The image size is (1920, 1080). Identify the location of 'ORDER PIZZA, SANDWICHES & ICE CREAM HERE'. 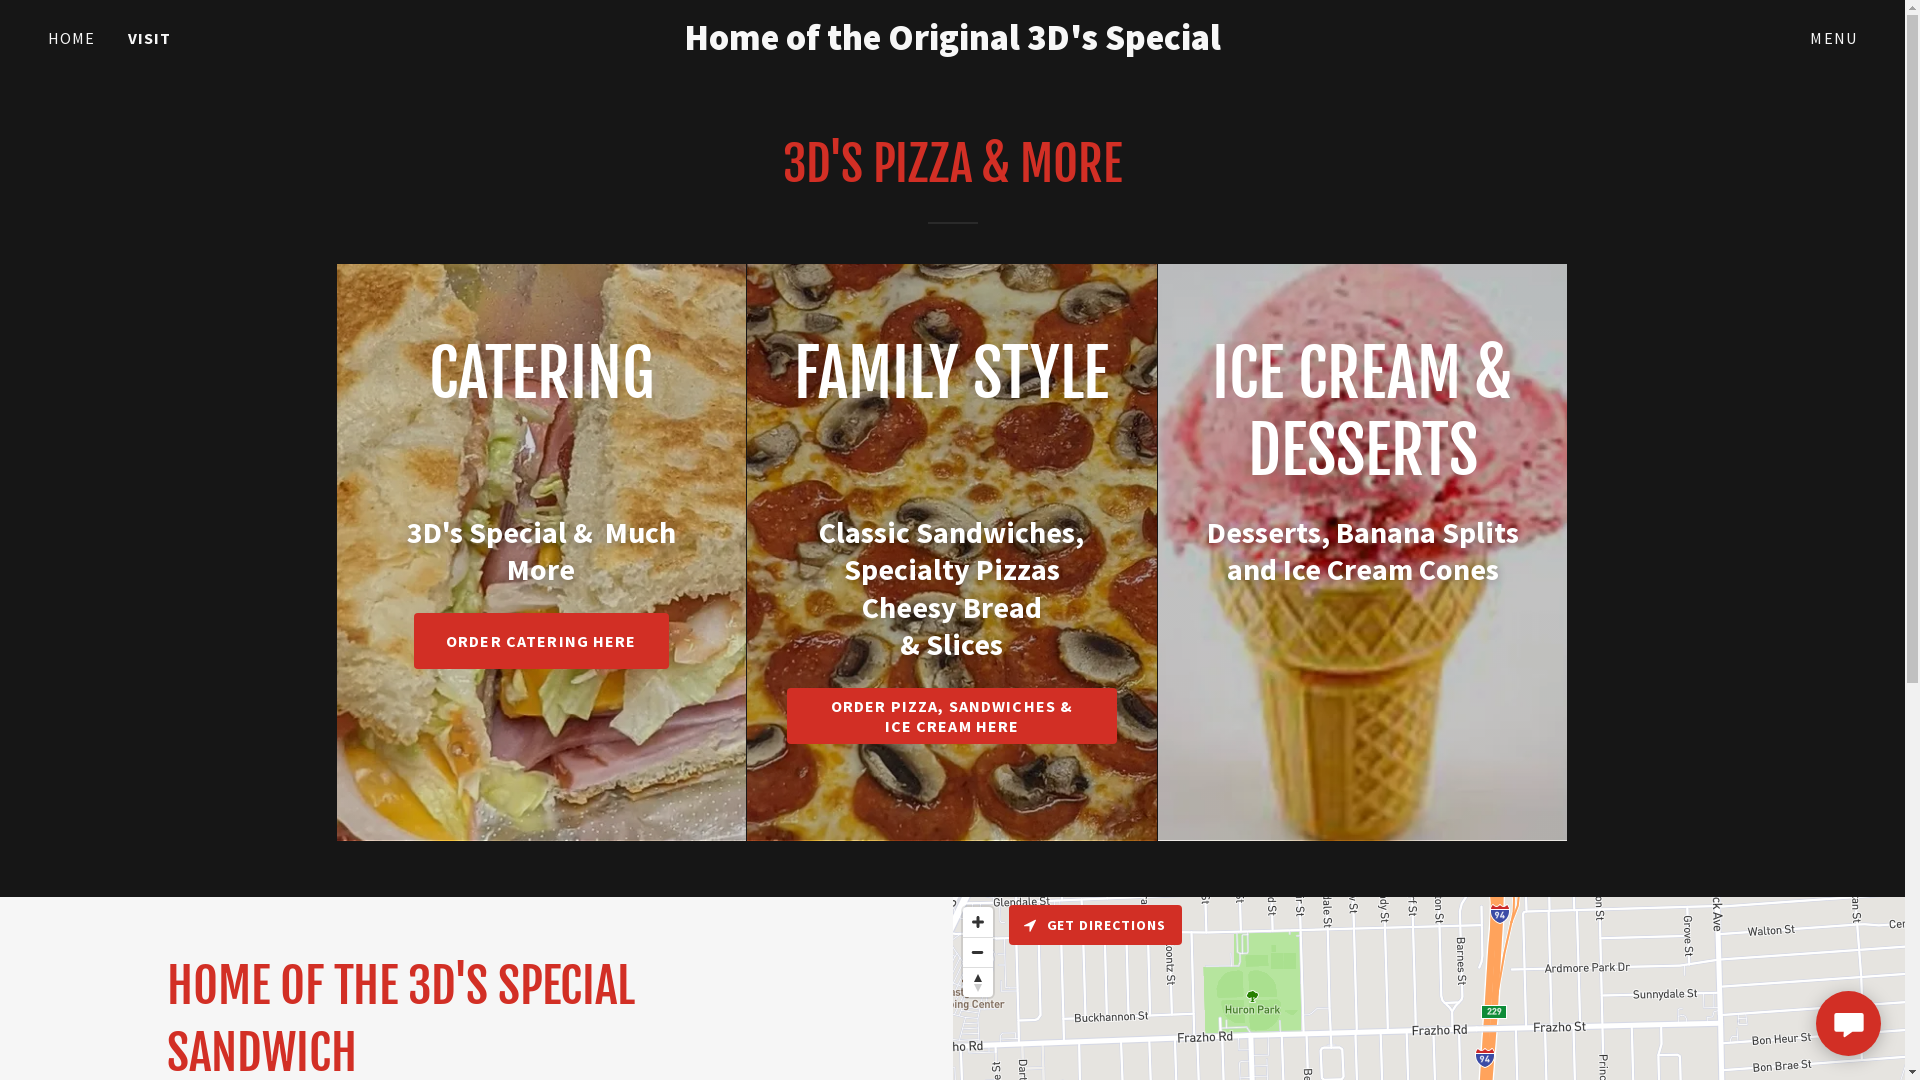
(950, 715).